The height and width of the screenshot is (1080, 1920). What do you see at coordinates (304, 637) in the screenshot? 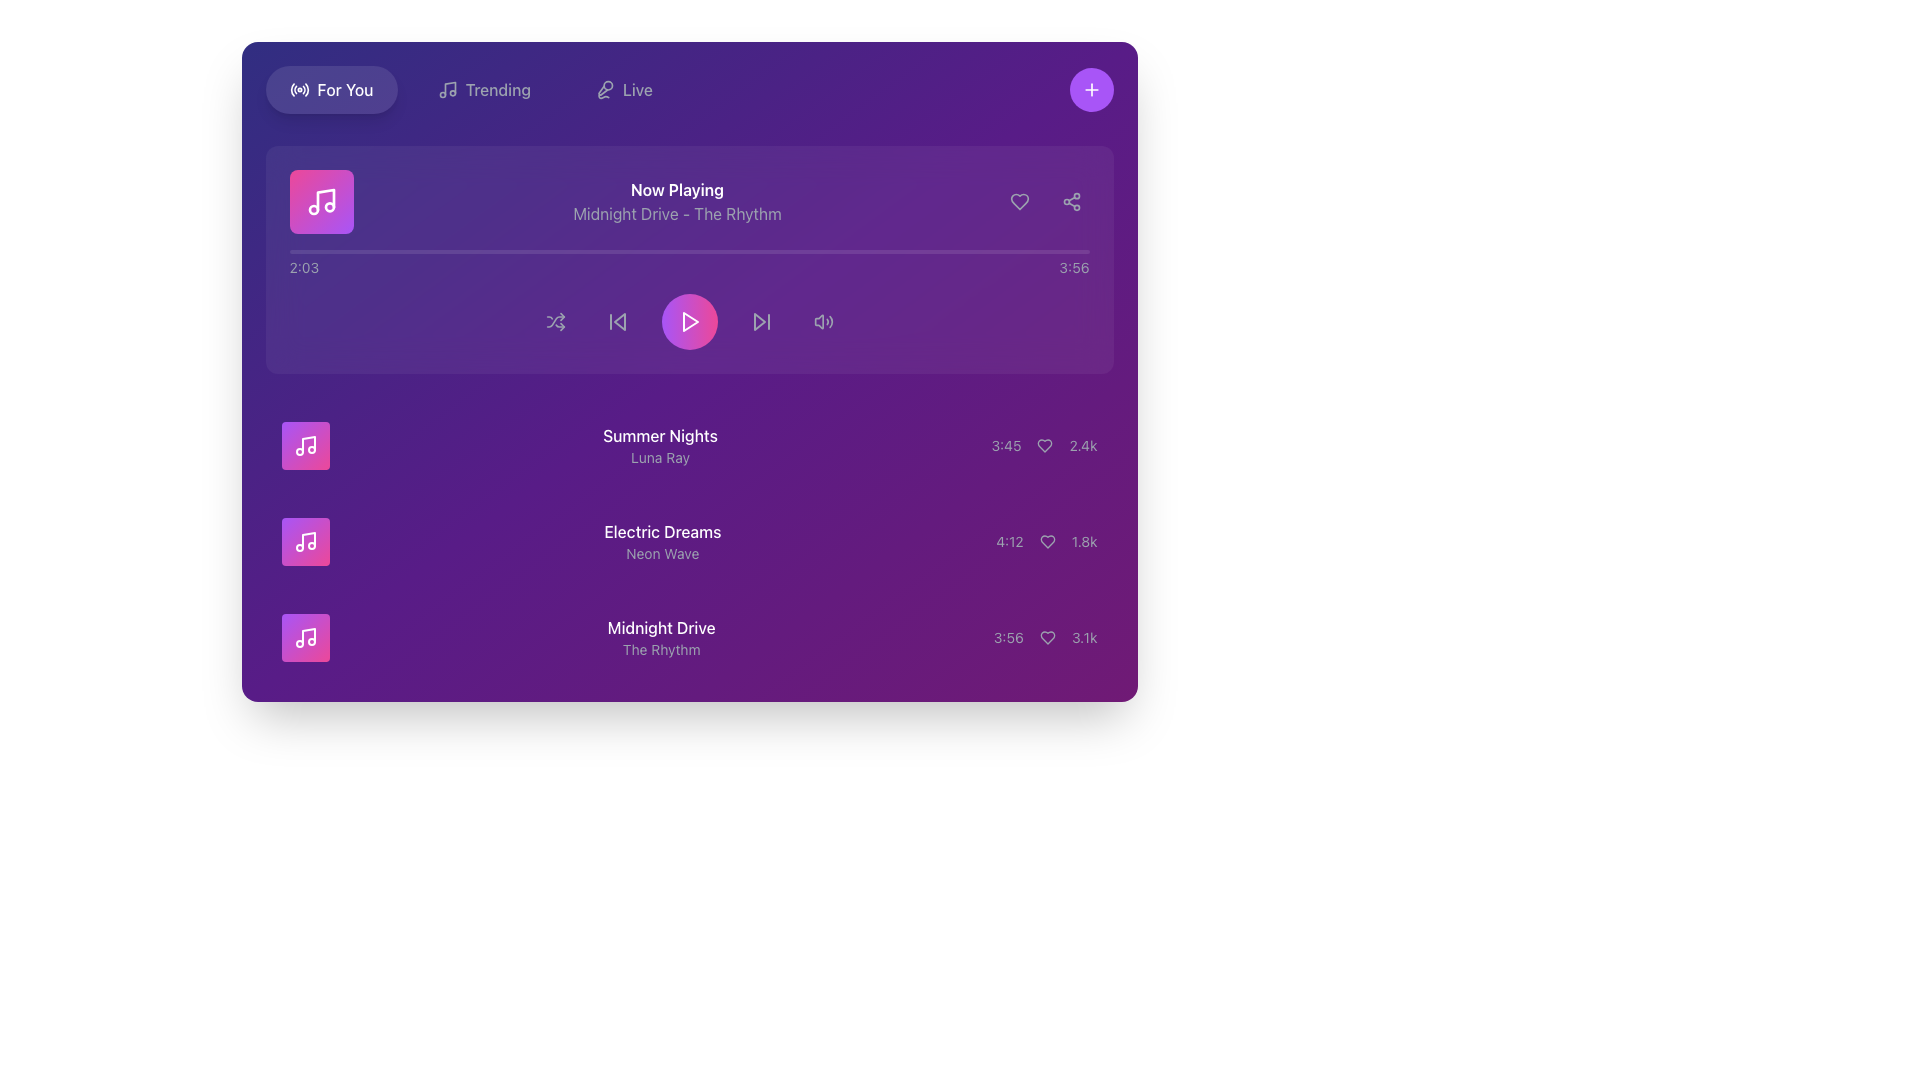
I see `the musical notes icon, which is the third item in a vertical list of music-related icons` at bounding box center [304, 637].